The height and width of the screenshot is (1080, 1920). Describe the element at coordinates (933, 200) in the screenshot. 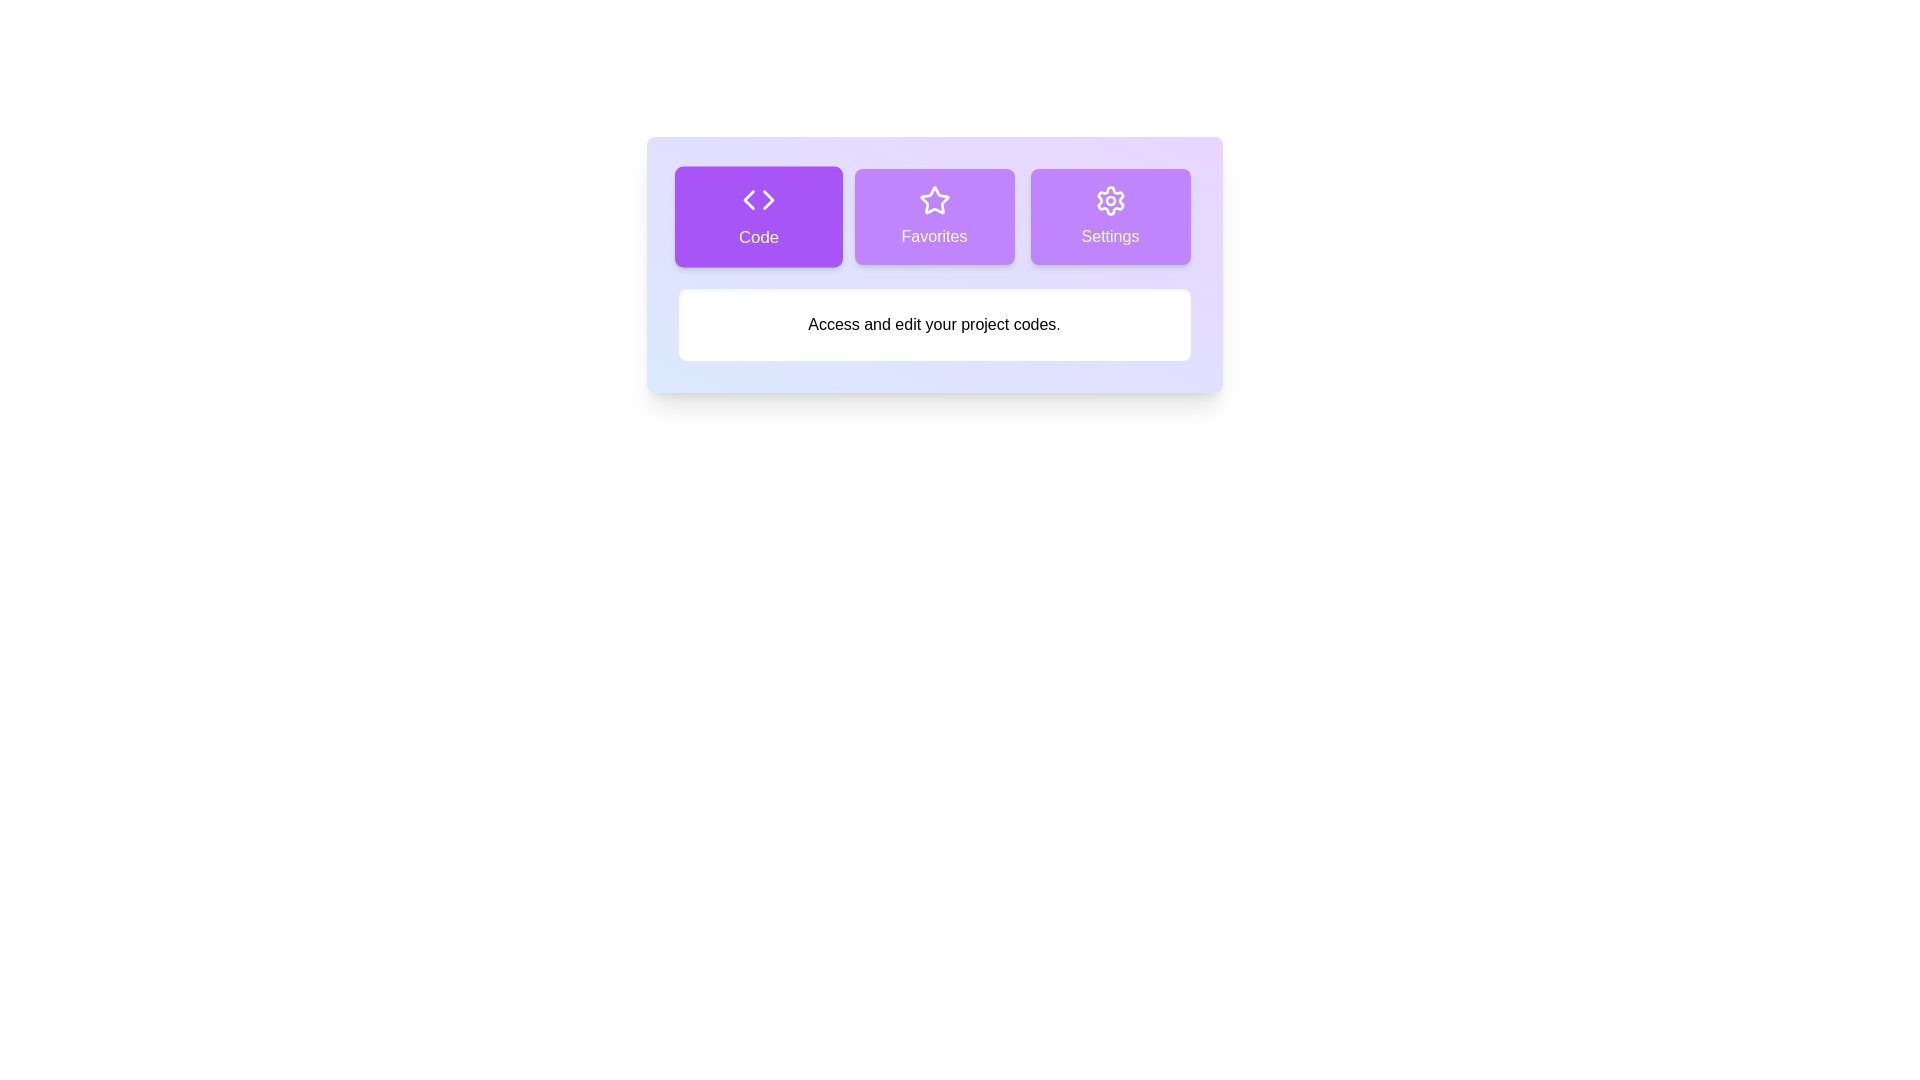

I see `the purple star icon within the second button of the 'Favorites' group` at that location.